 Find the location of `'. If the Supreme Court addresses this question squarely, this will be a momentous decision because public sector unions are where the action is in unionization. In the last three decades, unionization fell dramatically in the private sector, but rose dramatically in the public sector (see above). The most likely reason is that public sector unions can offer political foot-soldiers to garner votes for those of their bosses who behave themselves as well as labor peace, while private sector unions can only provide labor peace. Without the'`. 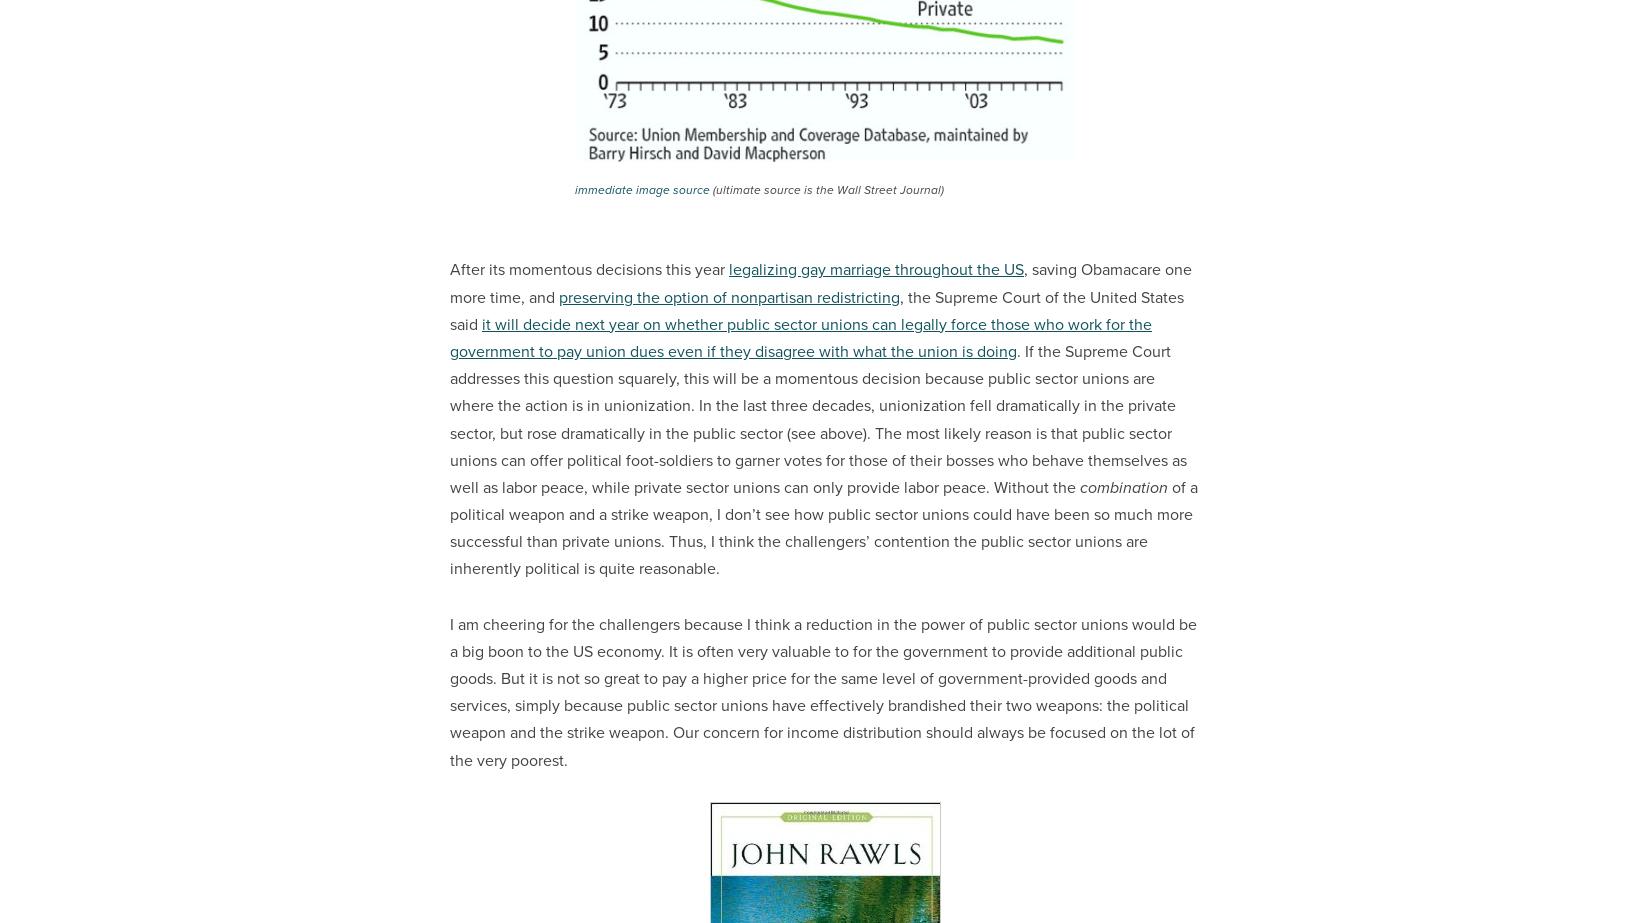

'. If the Supreme Court addresses this question squarely, this will be a momentous decision because public sector unions are where the action is in unionization. In the last three decades, unionization fell dramatically in the private sector, but rose dramatically in the public sector (see above). The most likely reason is that public sector unions can offer political foot-soldiers to garner votes for those of their bosses who behave themselves as well as labor peace, while private sector unions can only provide labor peace. Without the' is located at coordinates (817, 418).